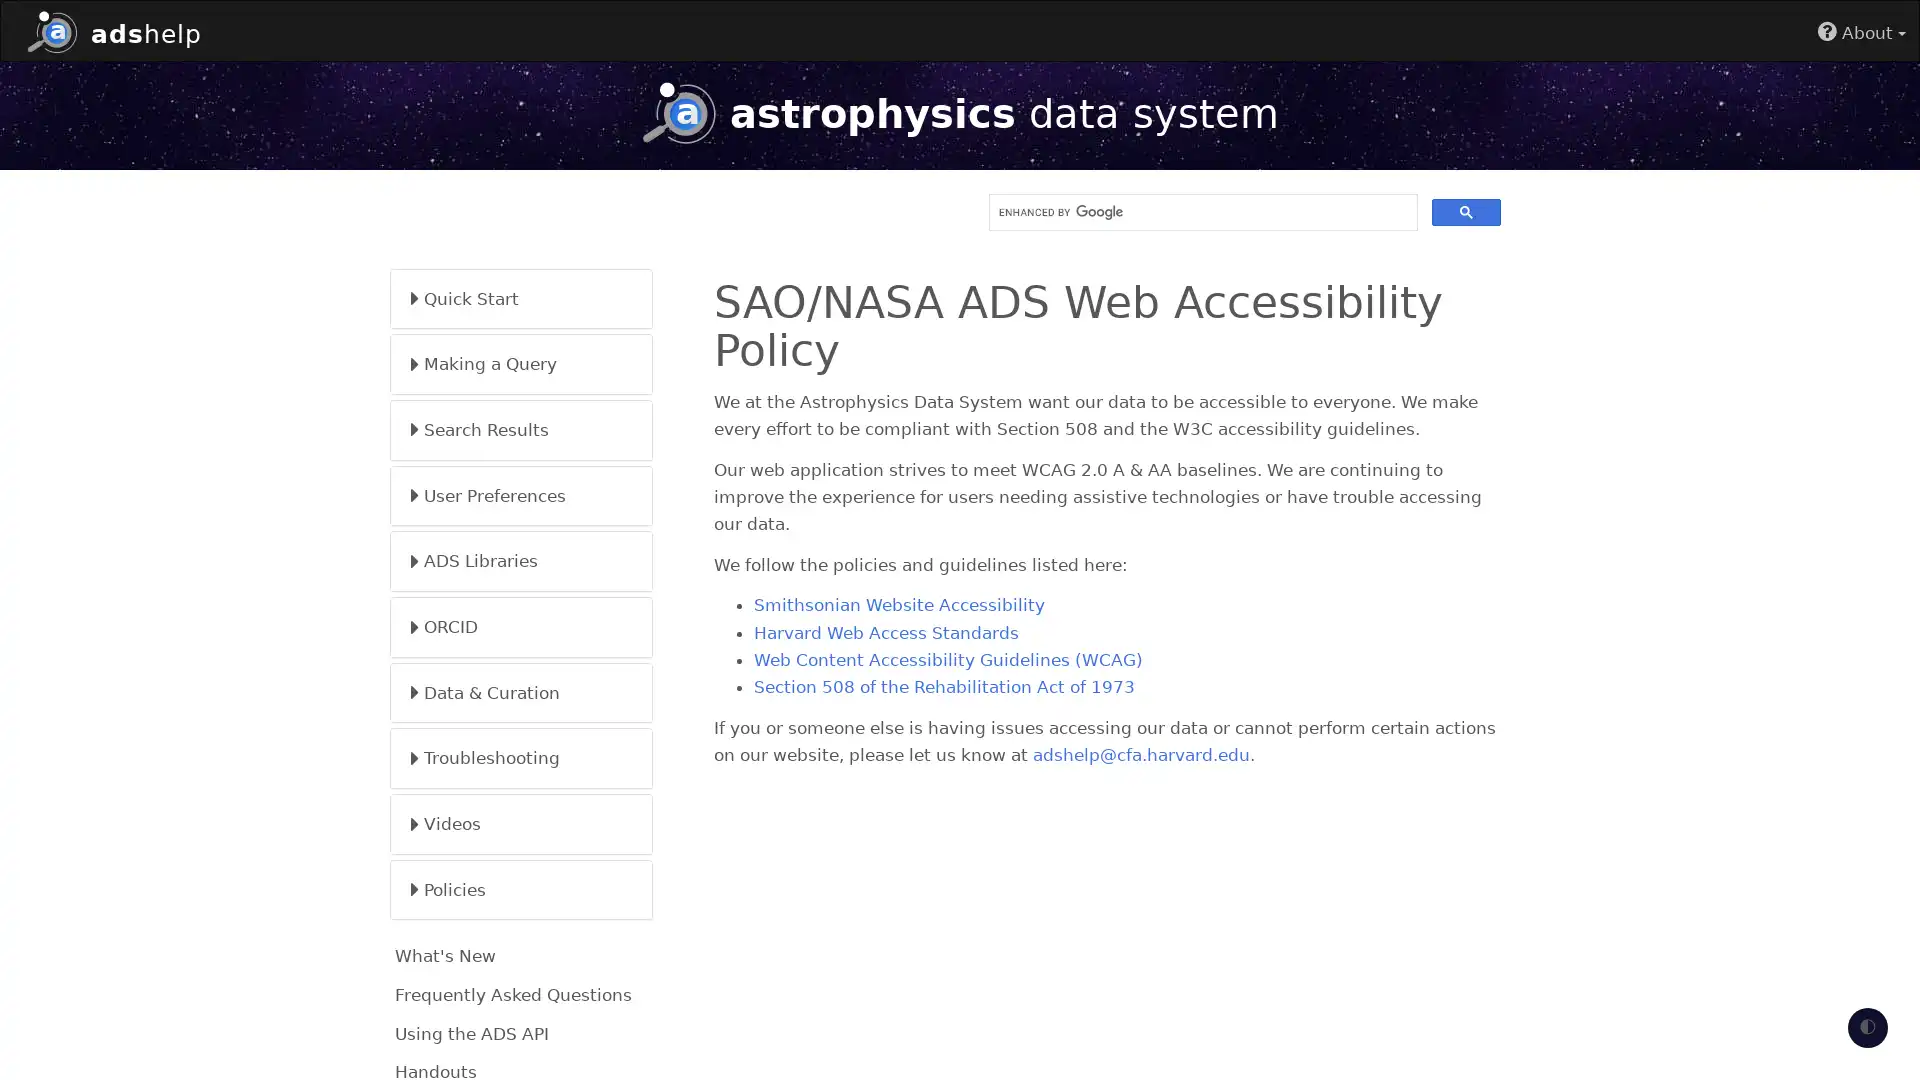  Describe the element at coordinates (521, 625) in the screenshot. I see `ORCID` at that location.